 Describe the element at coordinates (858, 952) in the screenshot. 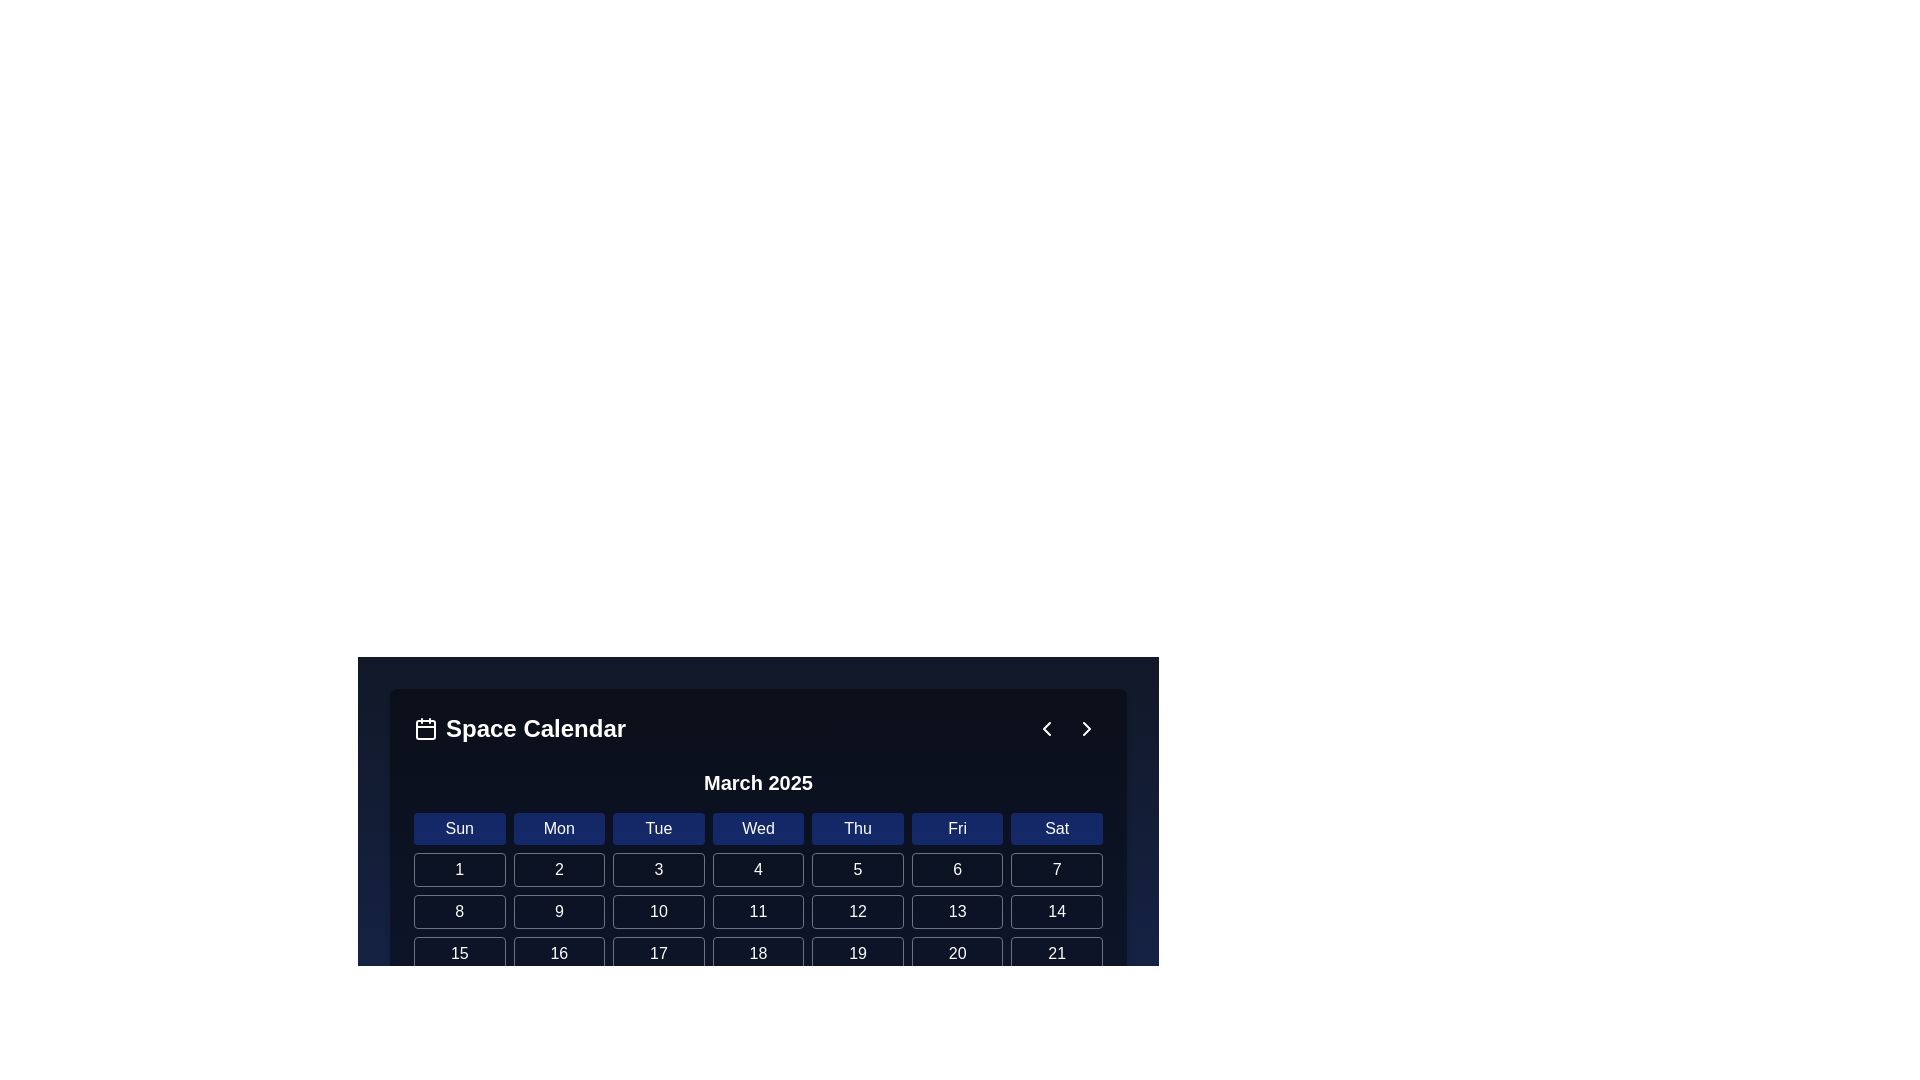

I see `text on the calendar day cell representing the 19th of March 2025, located in the seventh column of the fourth row` at that location.